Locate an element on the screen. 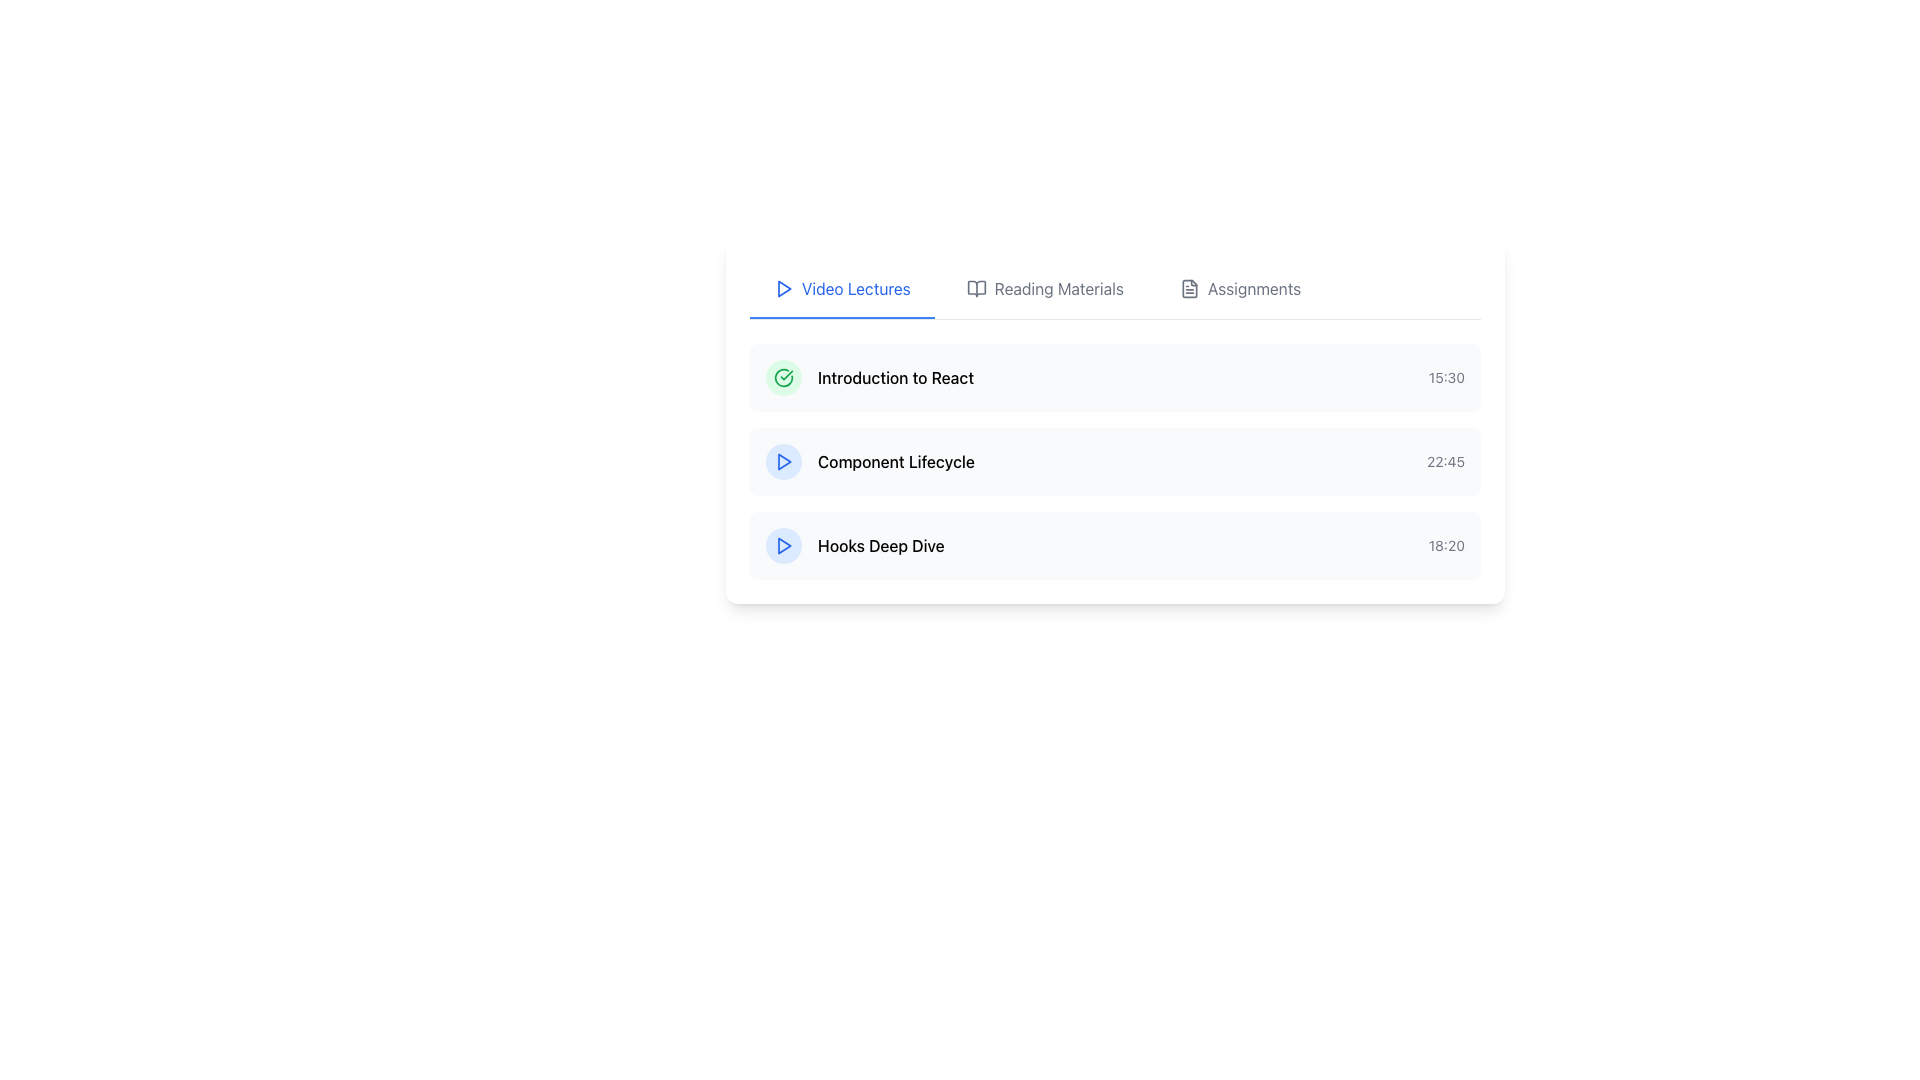  the selectable list item for the video module titled 'Component Lifecycle' is located at coordinates (1114, 462).